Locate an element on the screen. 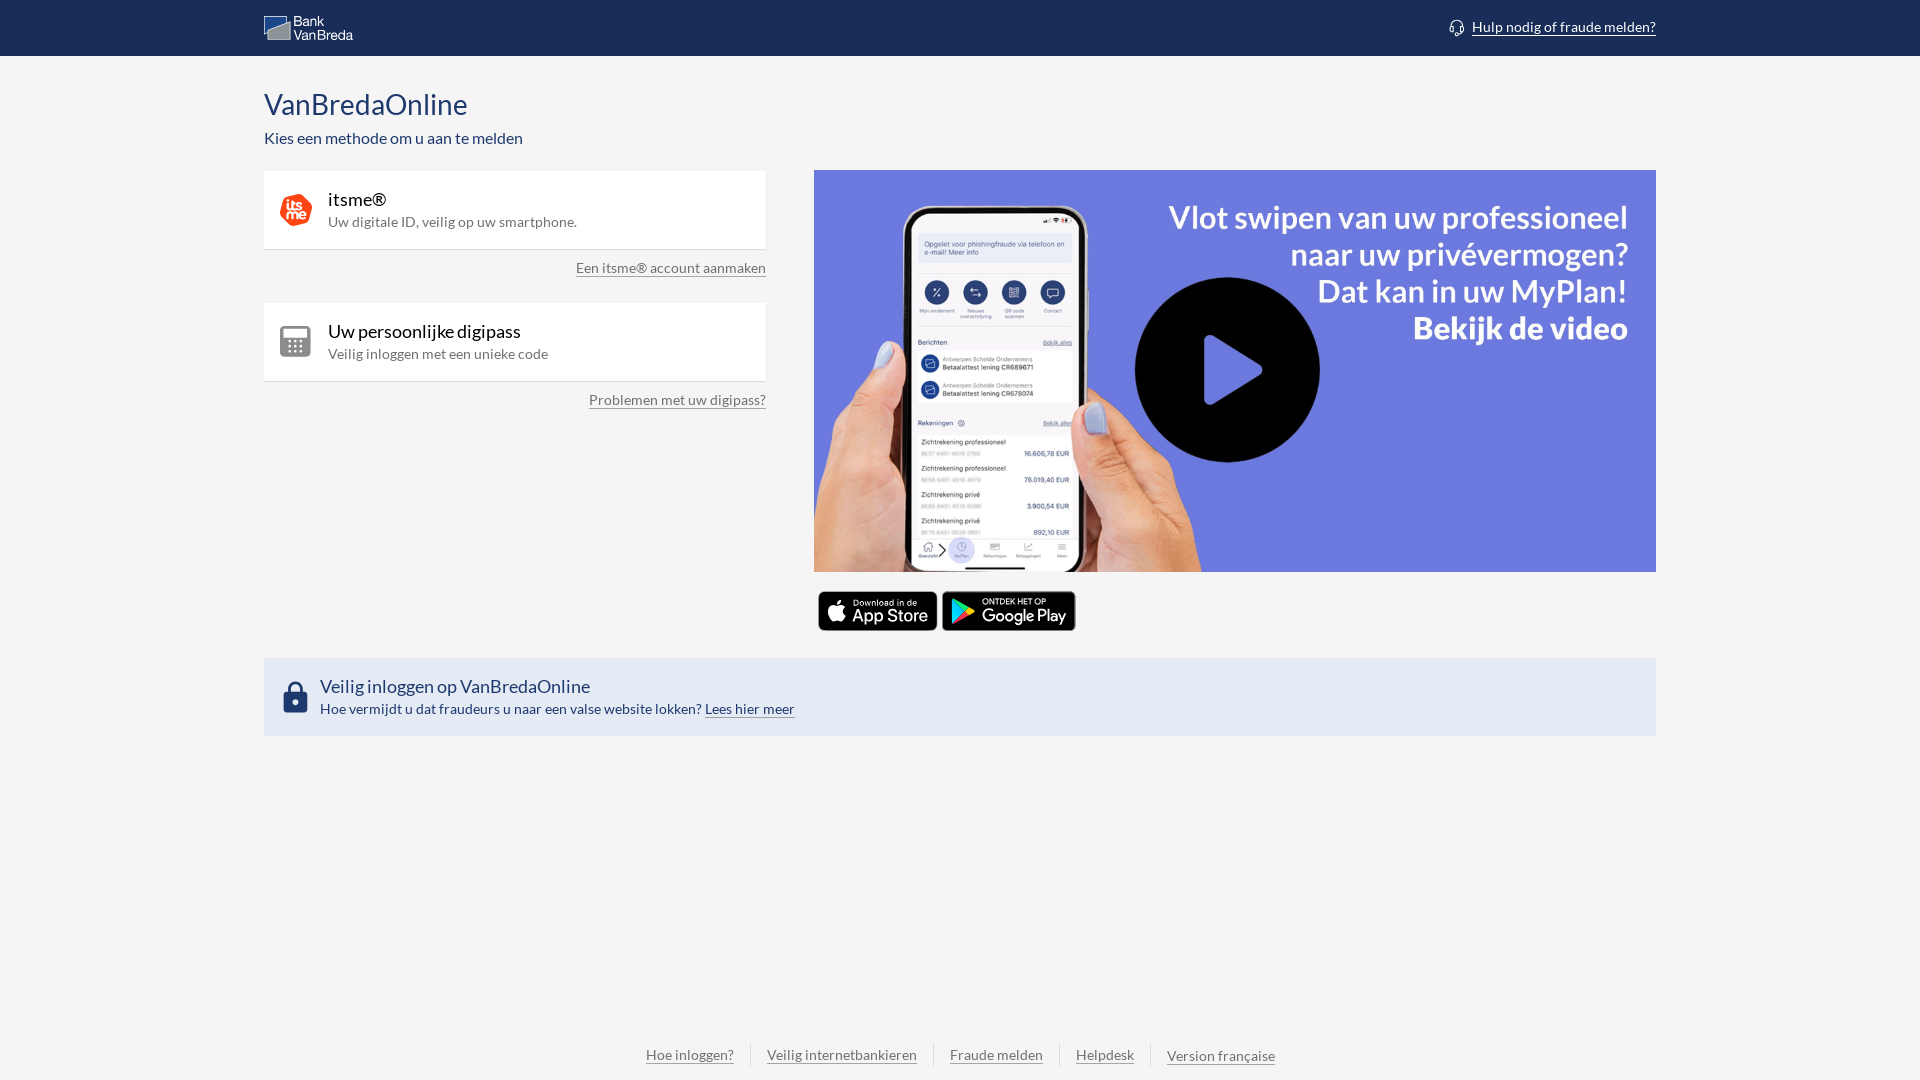  'Hulp nodig of fraude melden?' is located at coordinates (1549, 27).